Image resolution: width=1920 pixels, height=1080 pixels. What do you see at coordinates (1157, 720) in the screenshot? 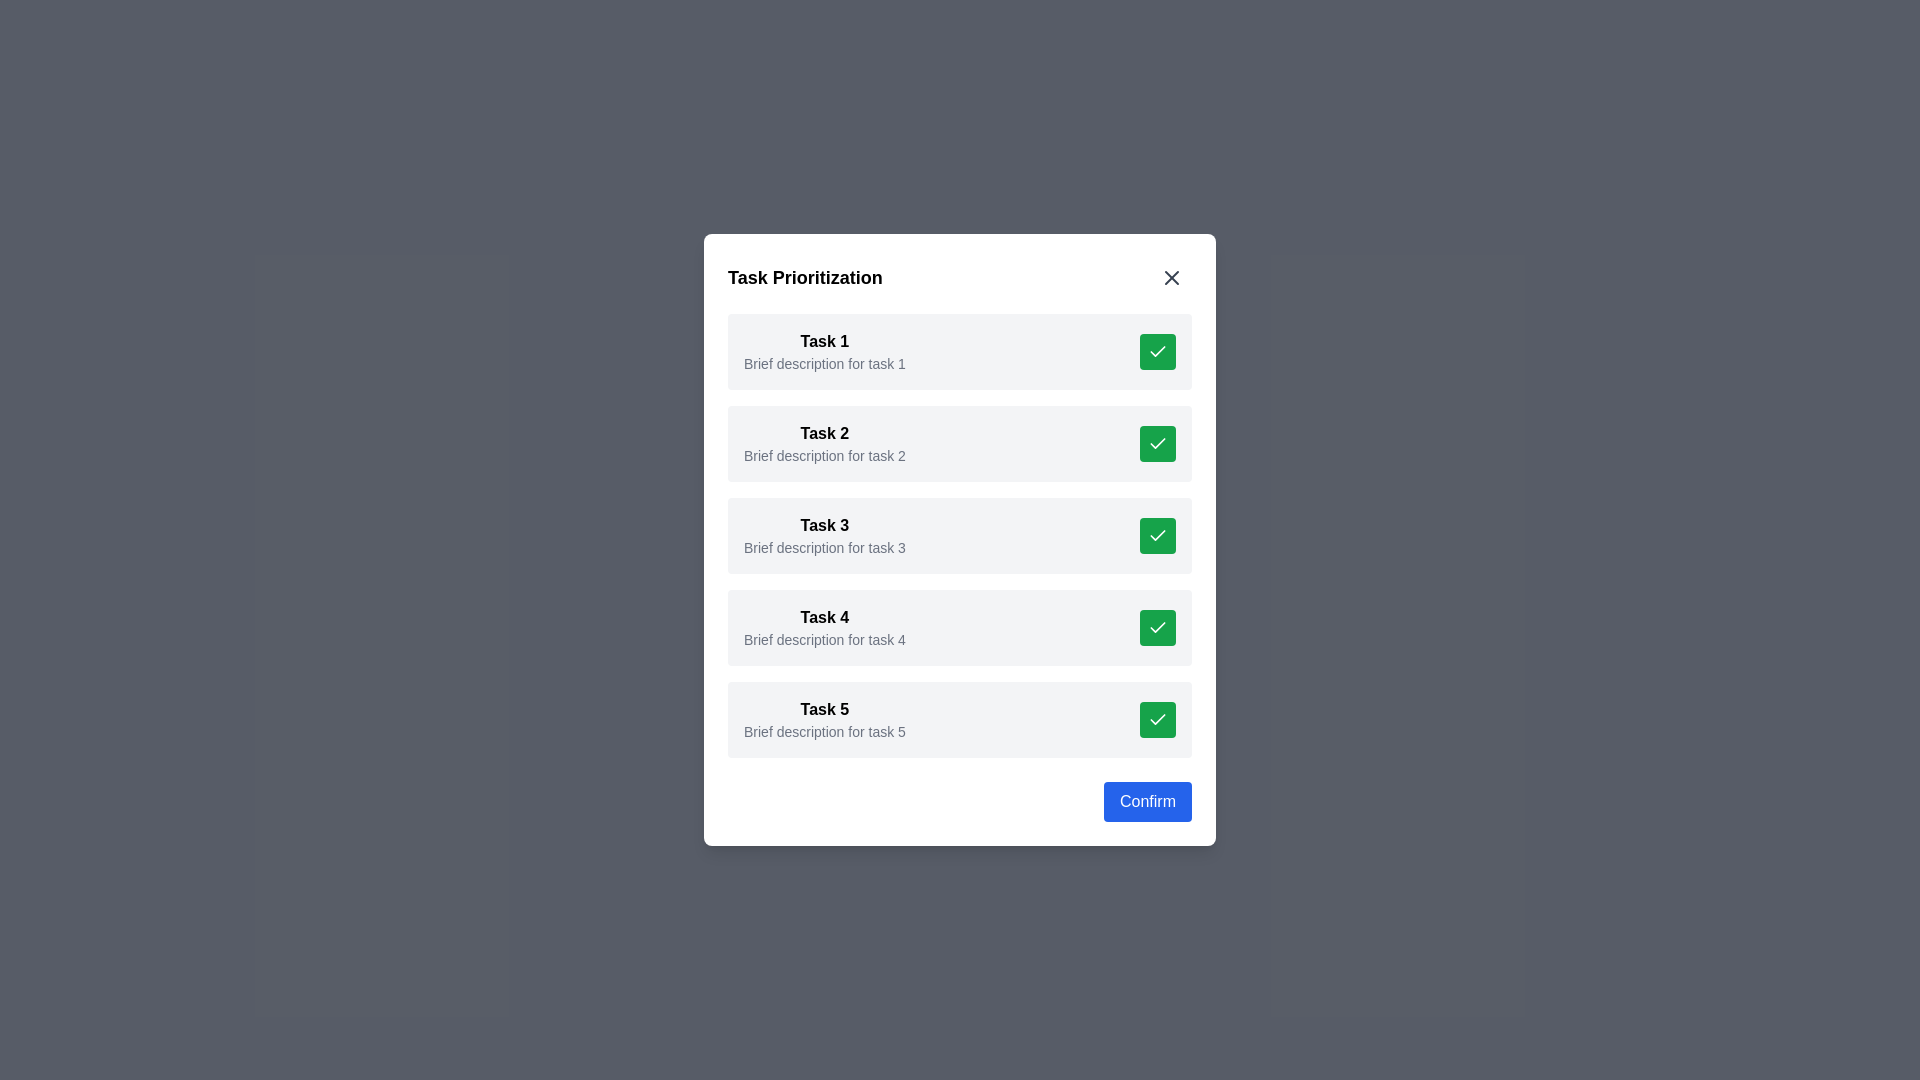
I see `the confirmation button for 'Task 5'` at bounding box center [1157, 720].